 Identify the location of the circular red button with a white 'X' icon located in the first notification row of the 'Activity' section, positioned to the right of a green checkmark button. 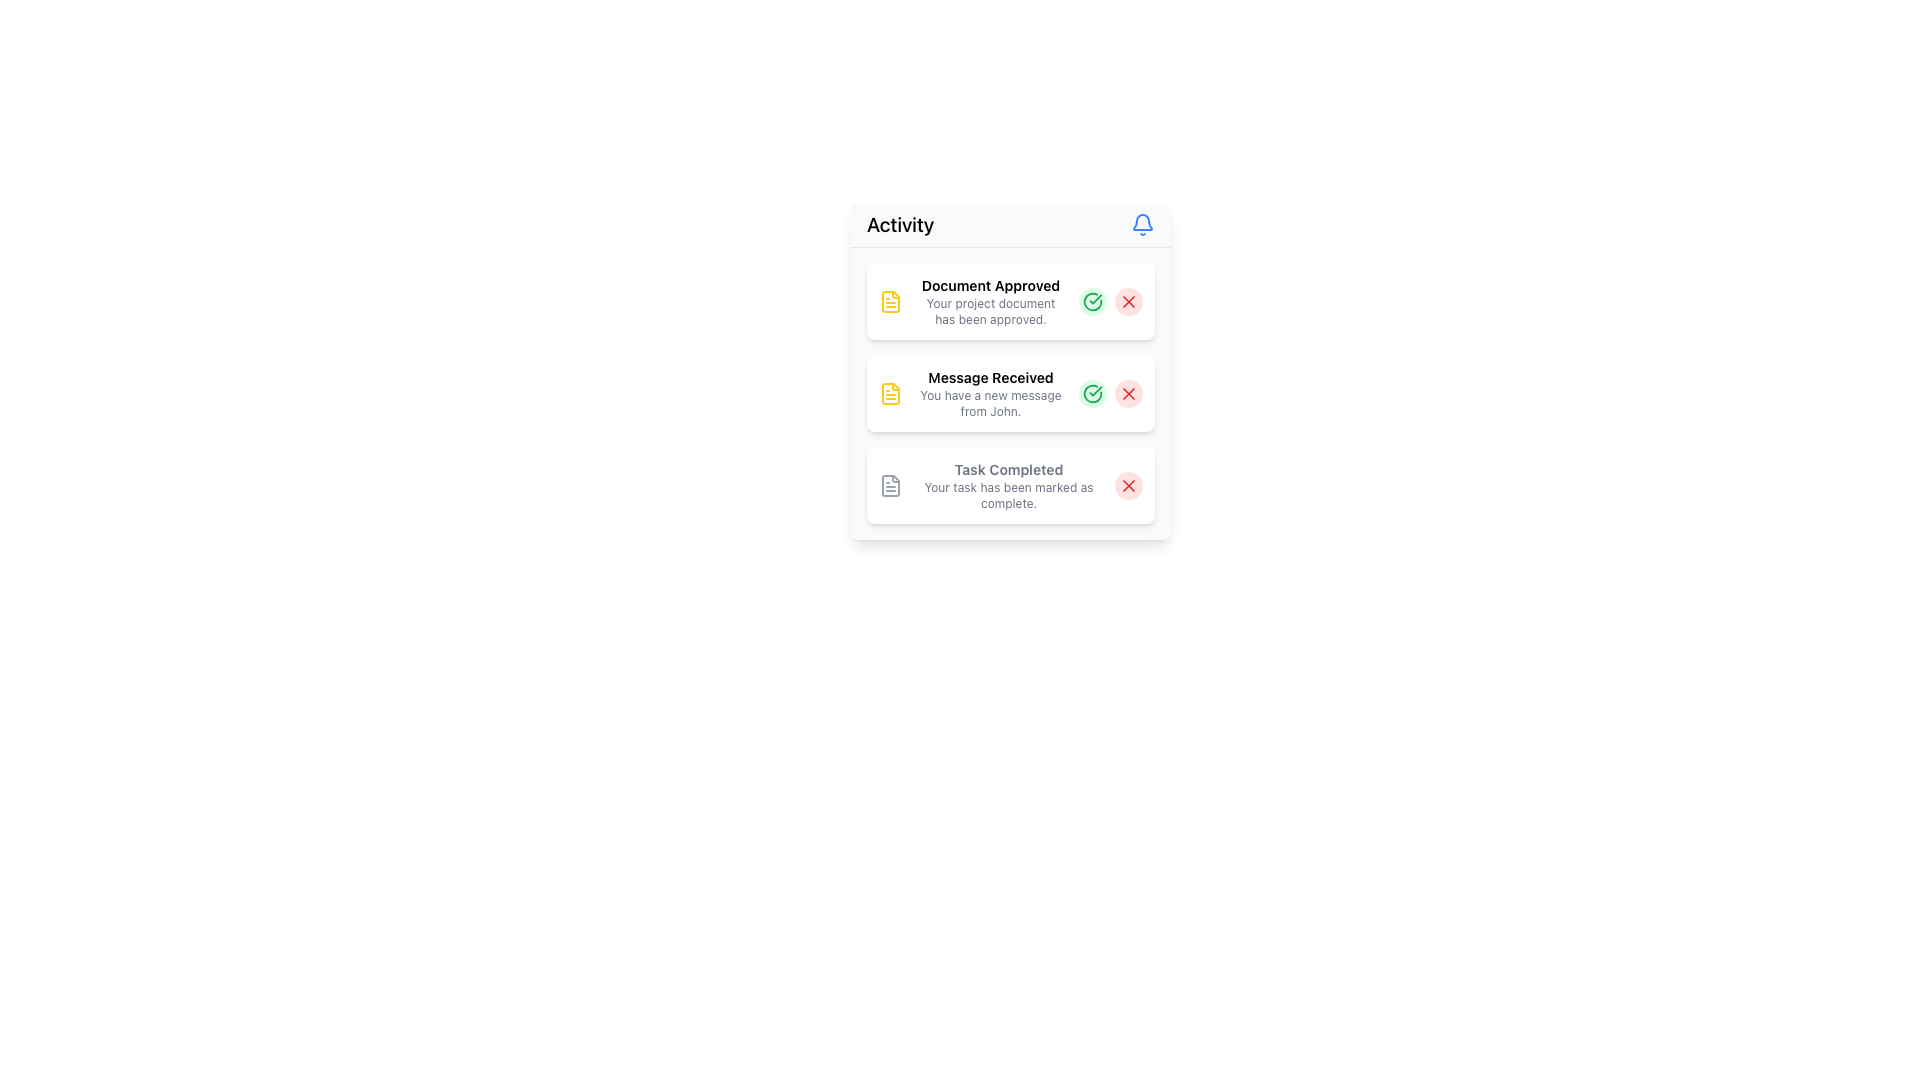
(1128, 301).